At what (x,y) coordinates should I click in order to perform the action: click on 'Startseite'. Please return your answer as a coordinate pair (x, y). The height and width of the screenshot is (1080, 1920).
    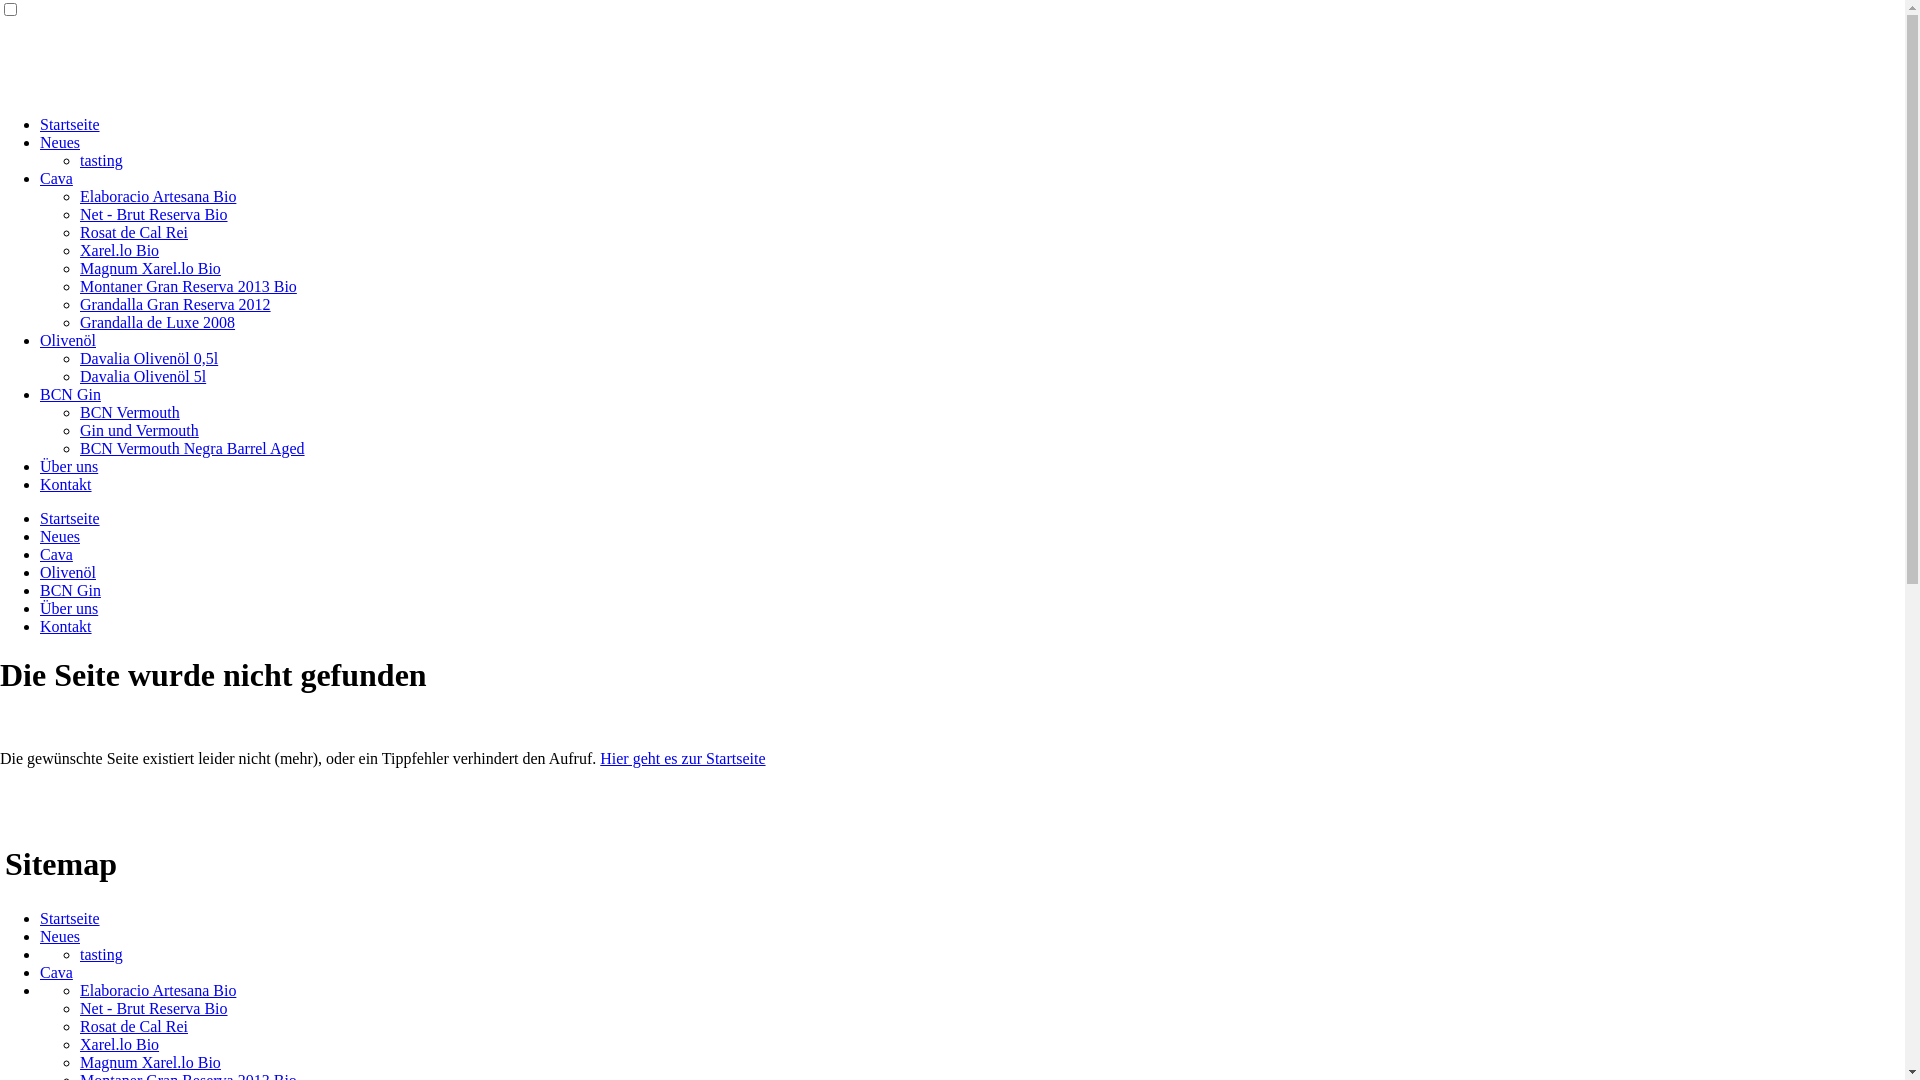
    Looking at the image, I should click on (70, 918).